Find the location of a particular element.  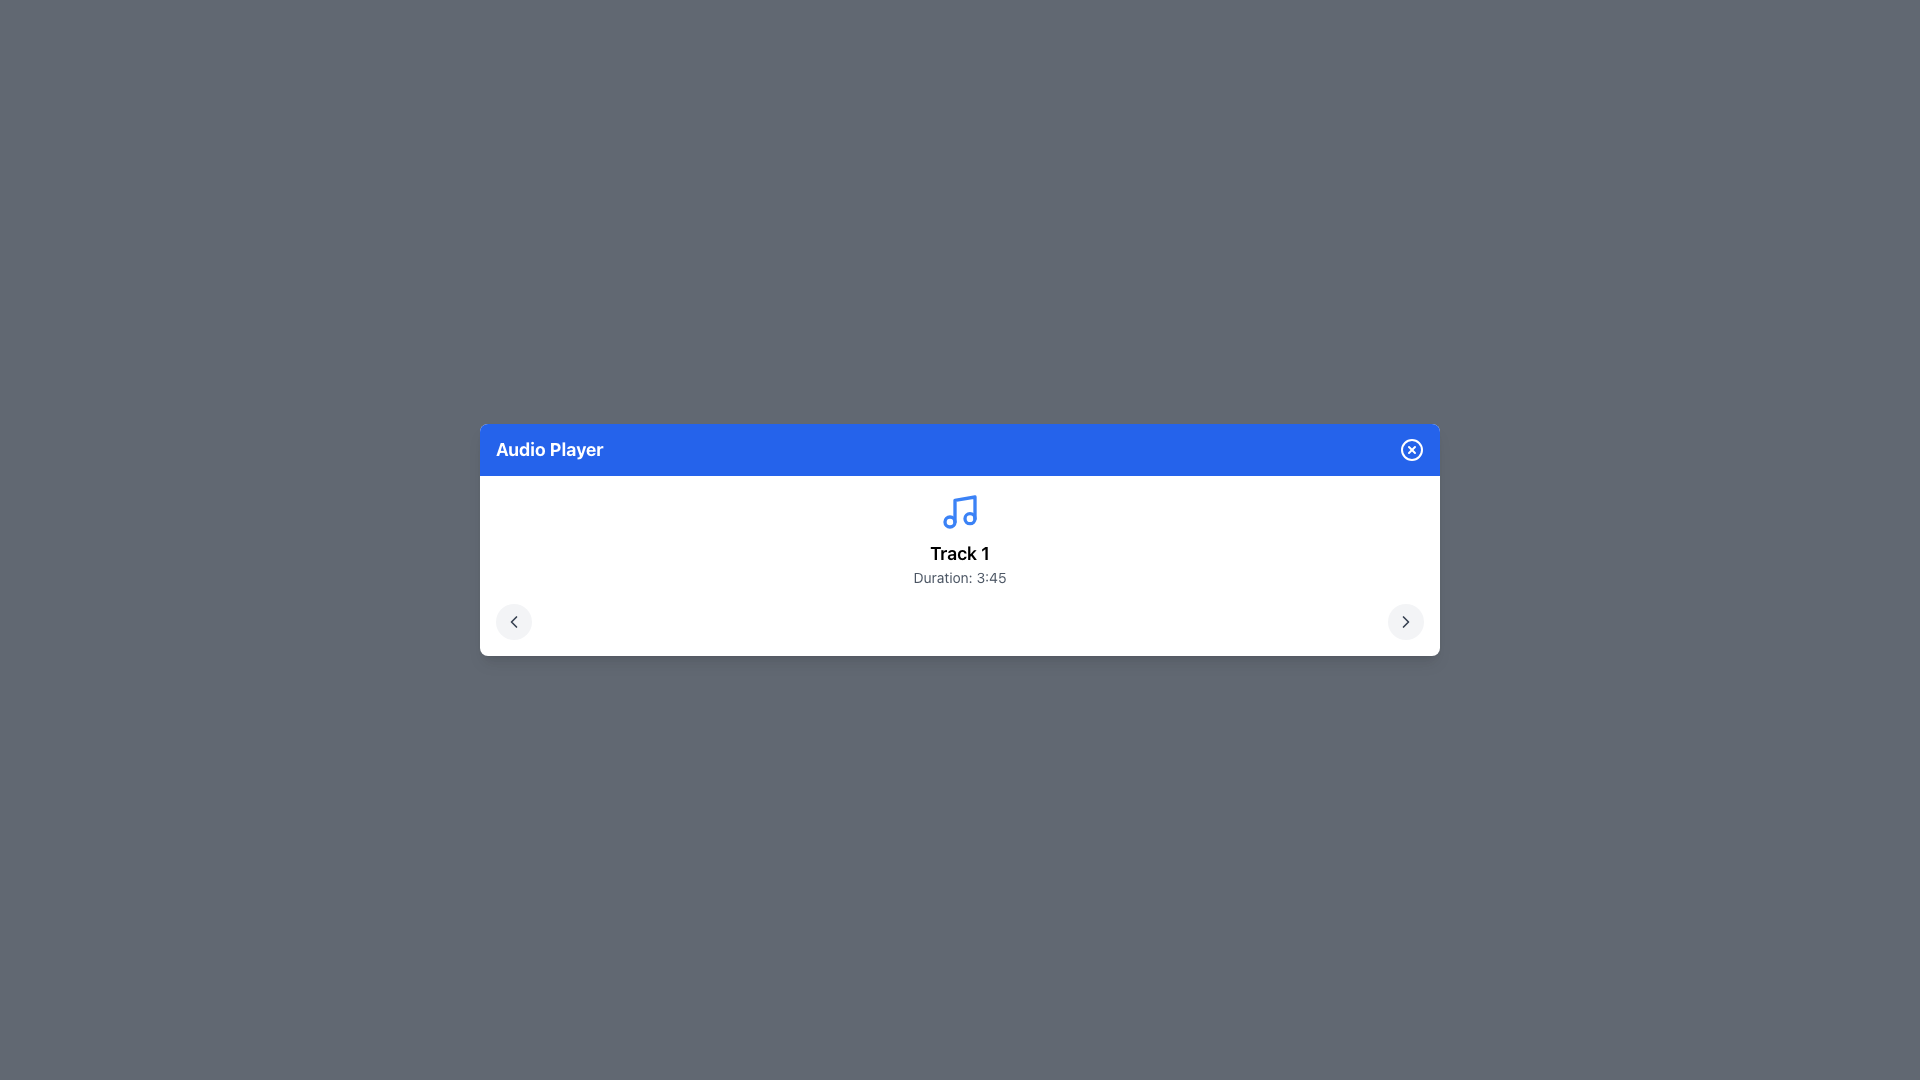

the Close Button, which is a small circular button with a white outline and an 'X' icon inside, located at the top-right corner of the header section labeled 'Audio Player' is located at coordinates (1410, 450).